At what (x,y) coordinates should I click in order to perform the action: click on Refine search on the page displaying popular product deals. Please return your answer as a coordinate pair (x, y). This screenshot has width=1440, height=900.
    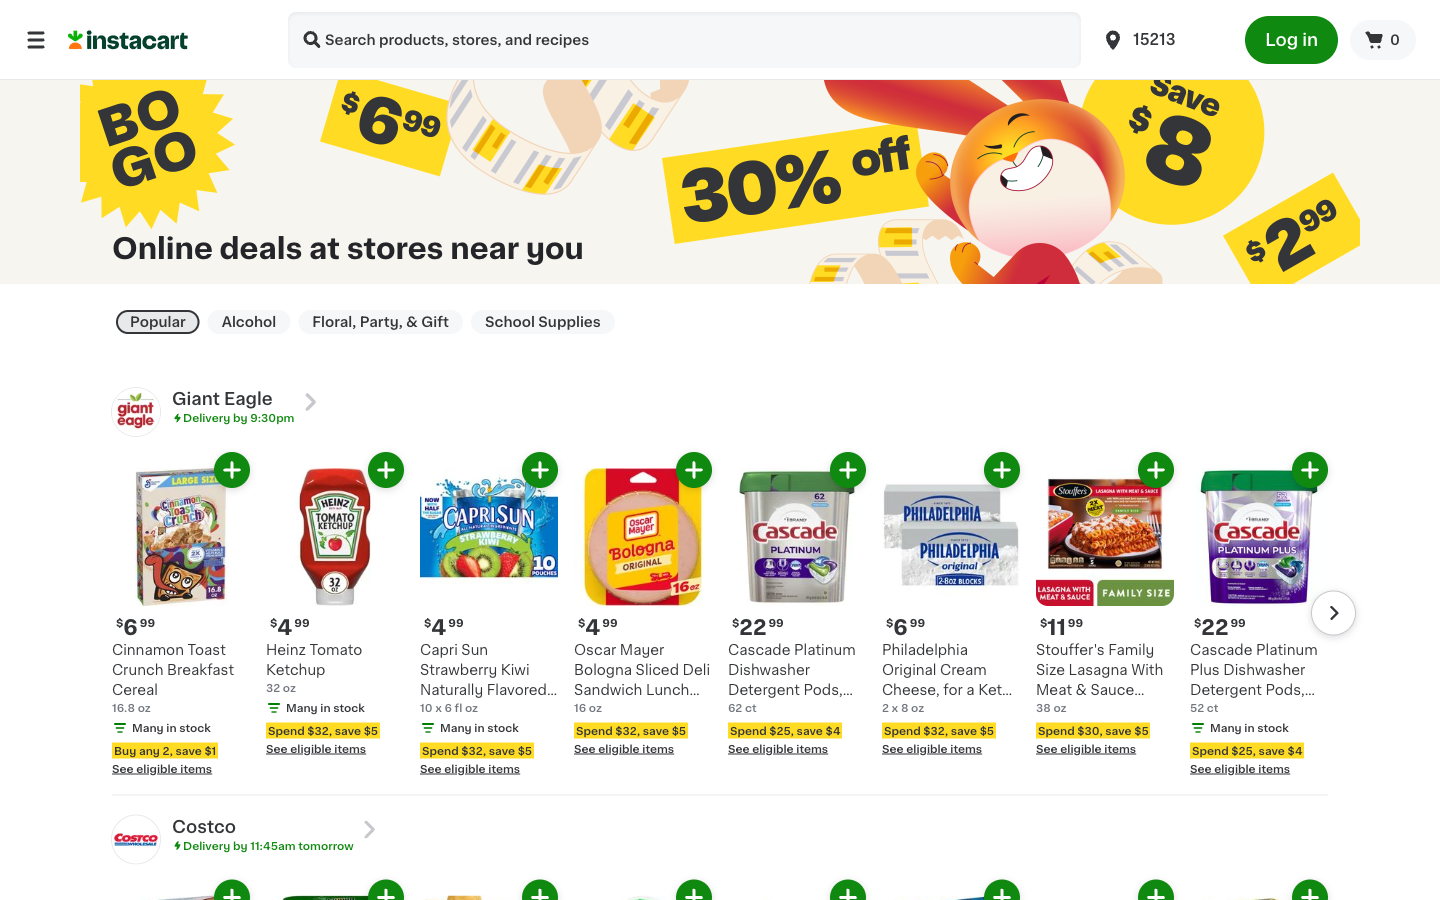
    Looking at the image, I should click on (156, 321).